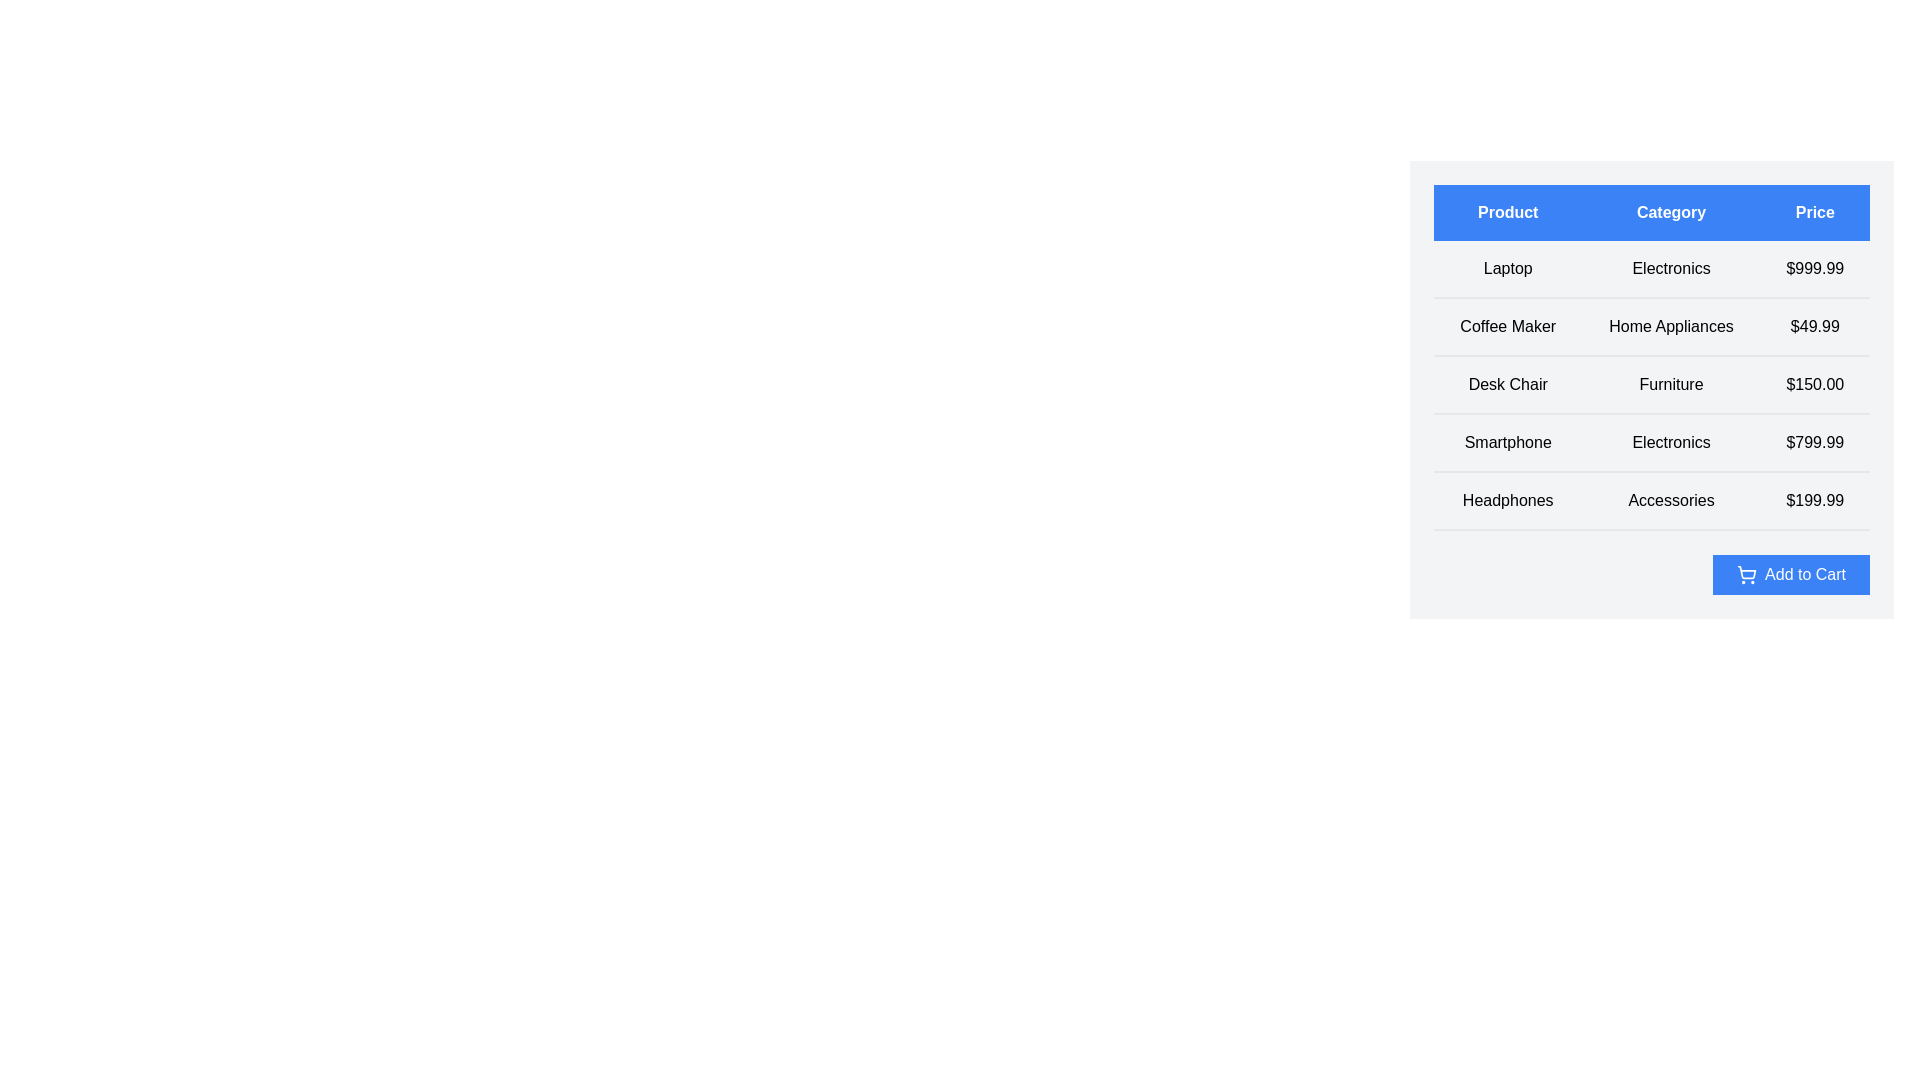 The width and height of the screenshot is (1920, 1080). What do you see at coordinates (1815, 212) in the screenshot?
I see `text 'Price' from the Table Header Cell that labels the 'Price' column in the table, positioned in the header row to the right of 'Product' and 'Category'` at bounding box center [1815, 212].